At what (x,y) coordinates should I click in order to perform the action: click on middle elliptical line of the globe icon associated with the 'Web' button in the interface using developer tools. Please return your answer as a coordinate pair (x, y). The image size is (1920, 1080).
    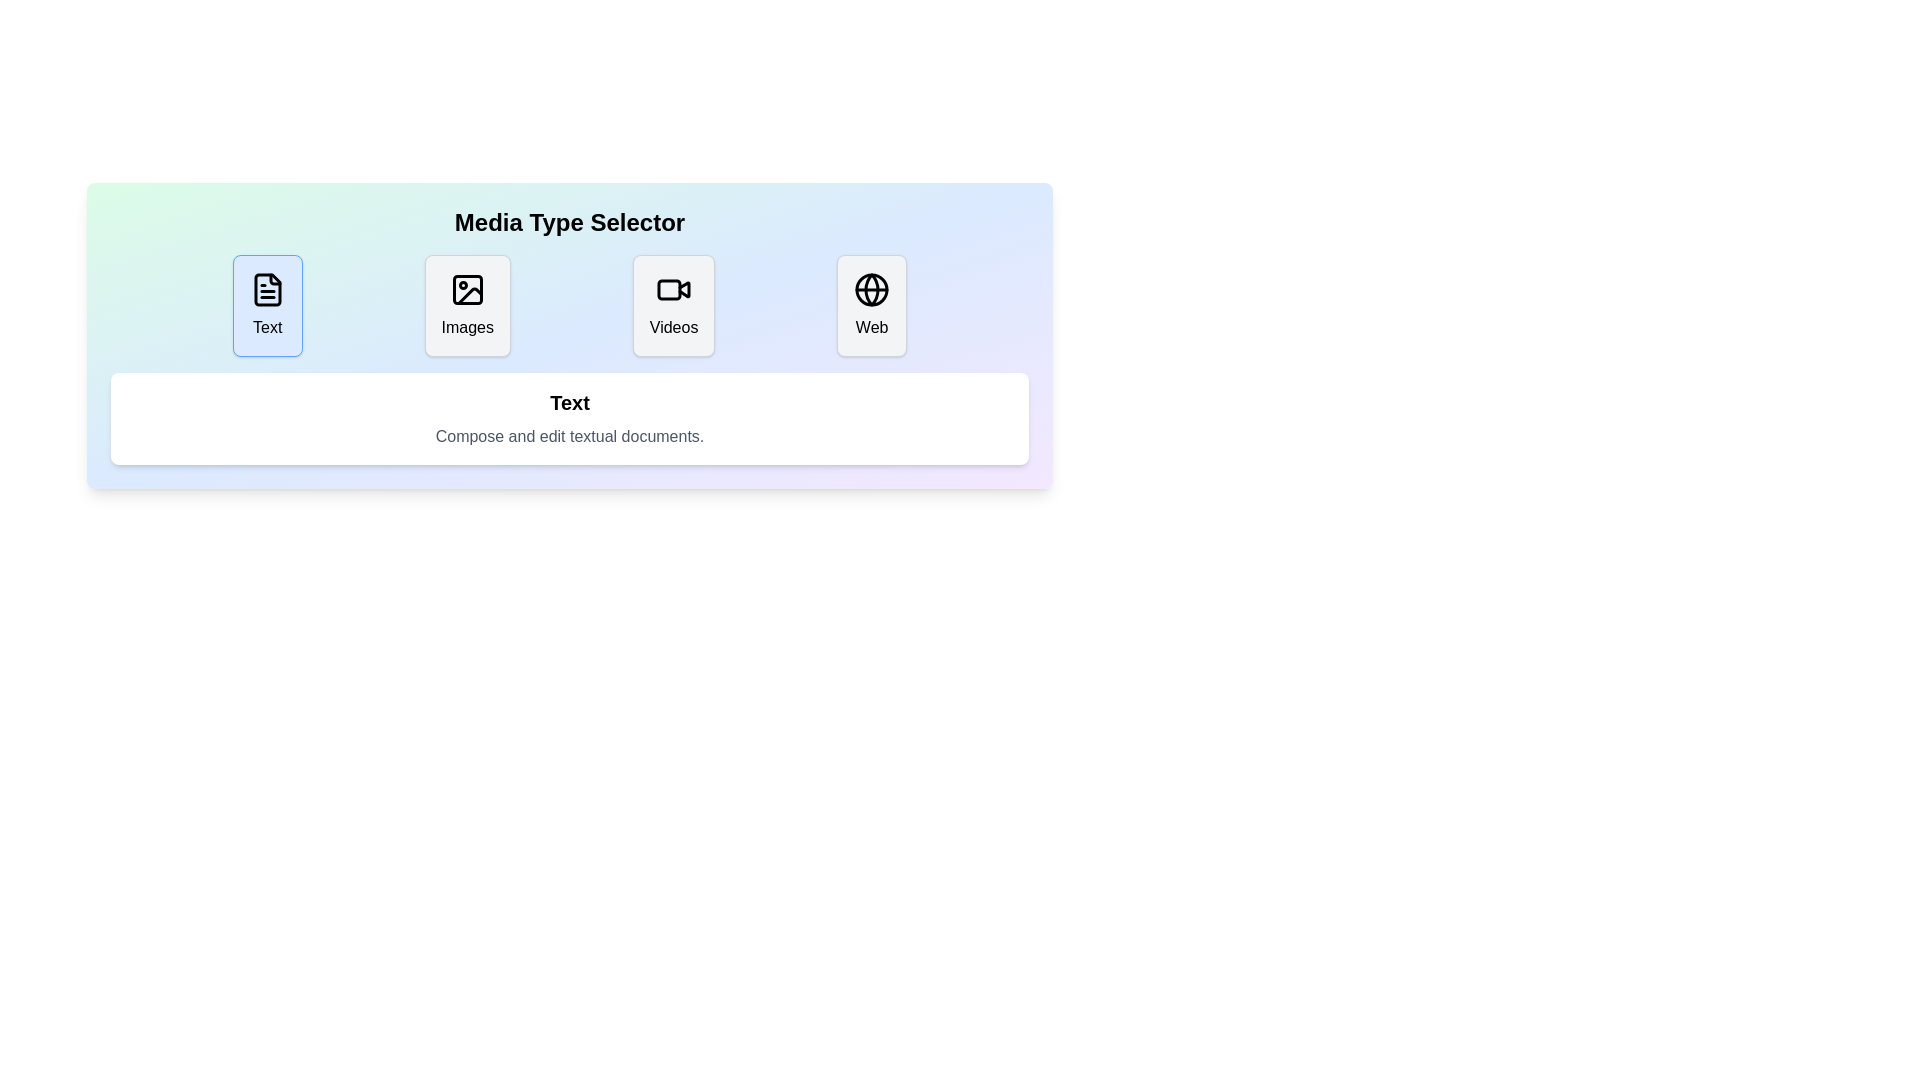
    Looking at the image, I should click on (872, 289).